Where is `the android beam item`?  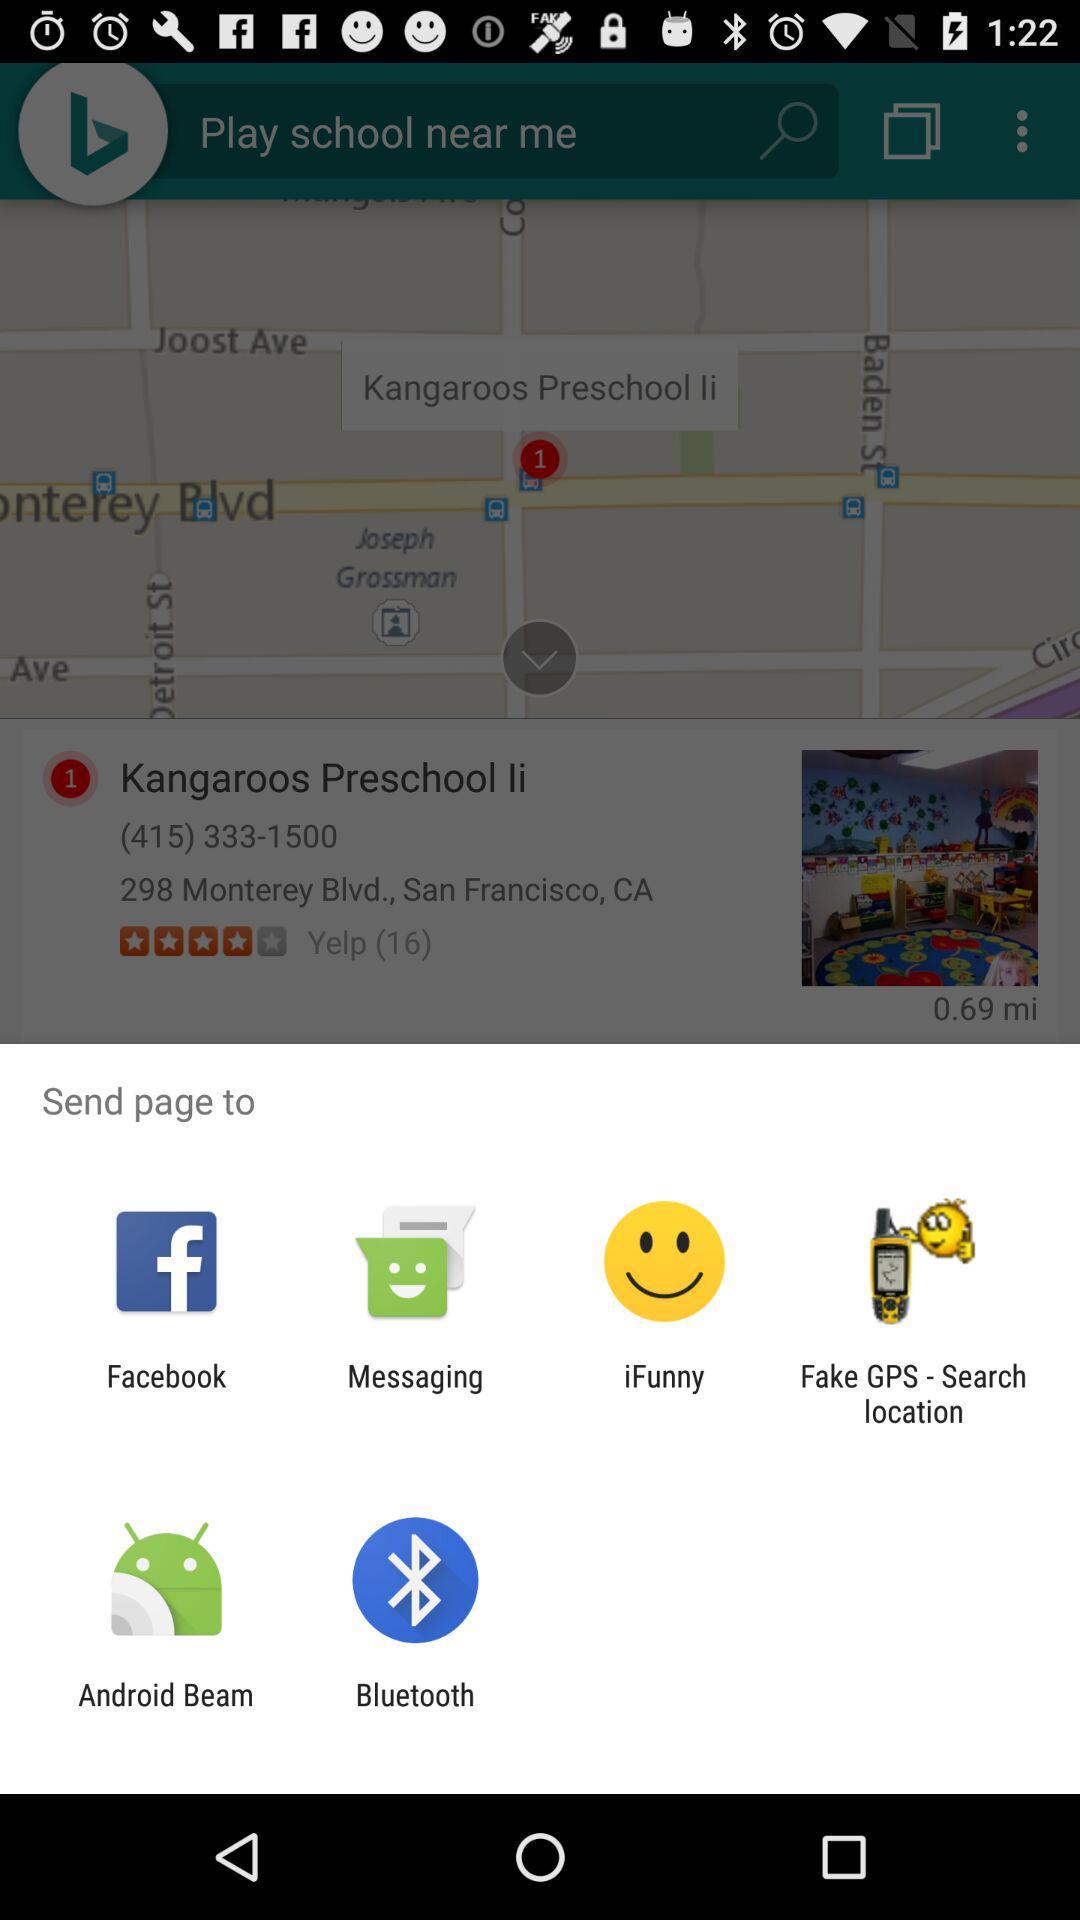
the android beam item is located at coordinates (165, 1711).